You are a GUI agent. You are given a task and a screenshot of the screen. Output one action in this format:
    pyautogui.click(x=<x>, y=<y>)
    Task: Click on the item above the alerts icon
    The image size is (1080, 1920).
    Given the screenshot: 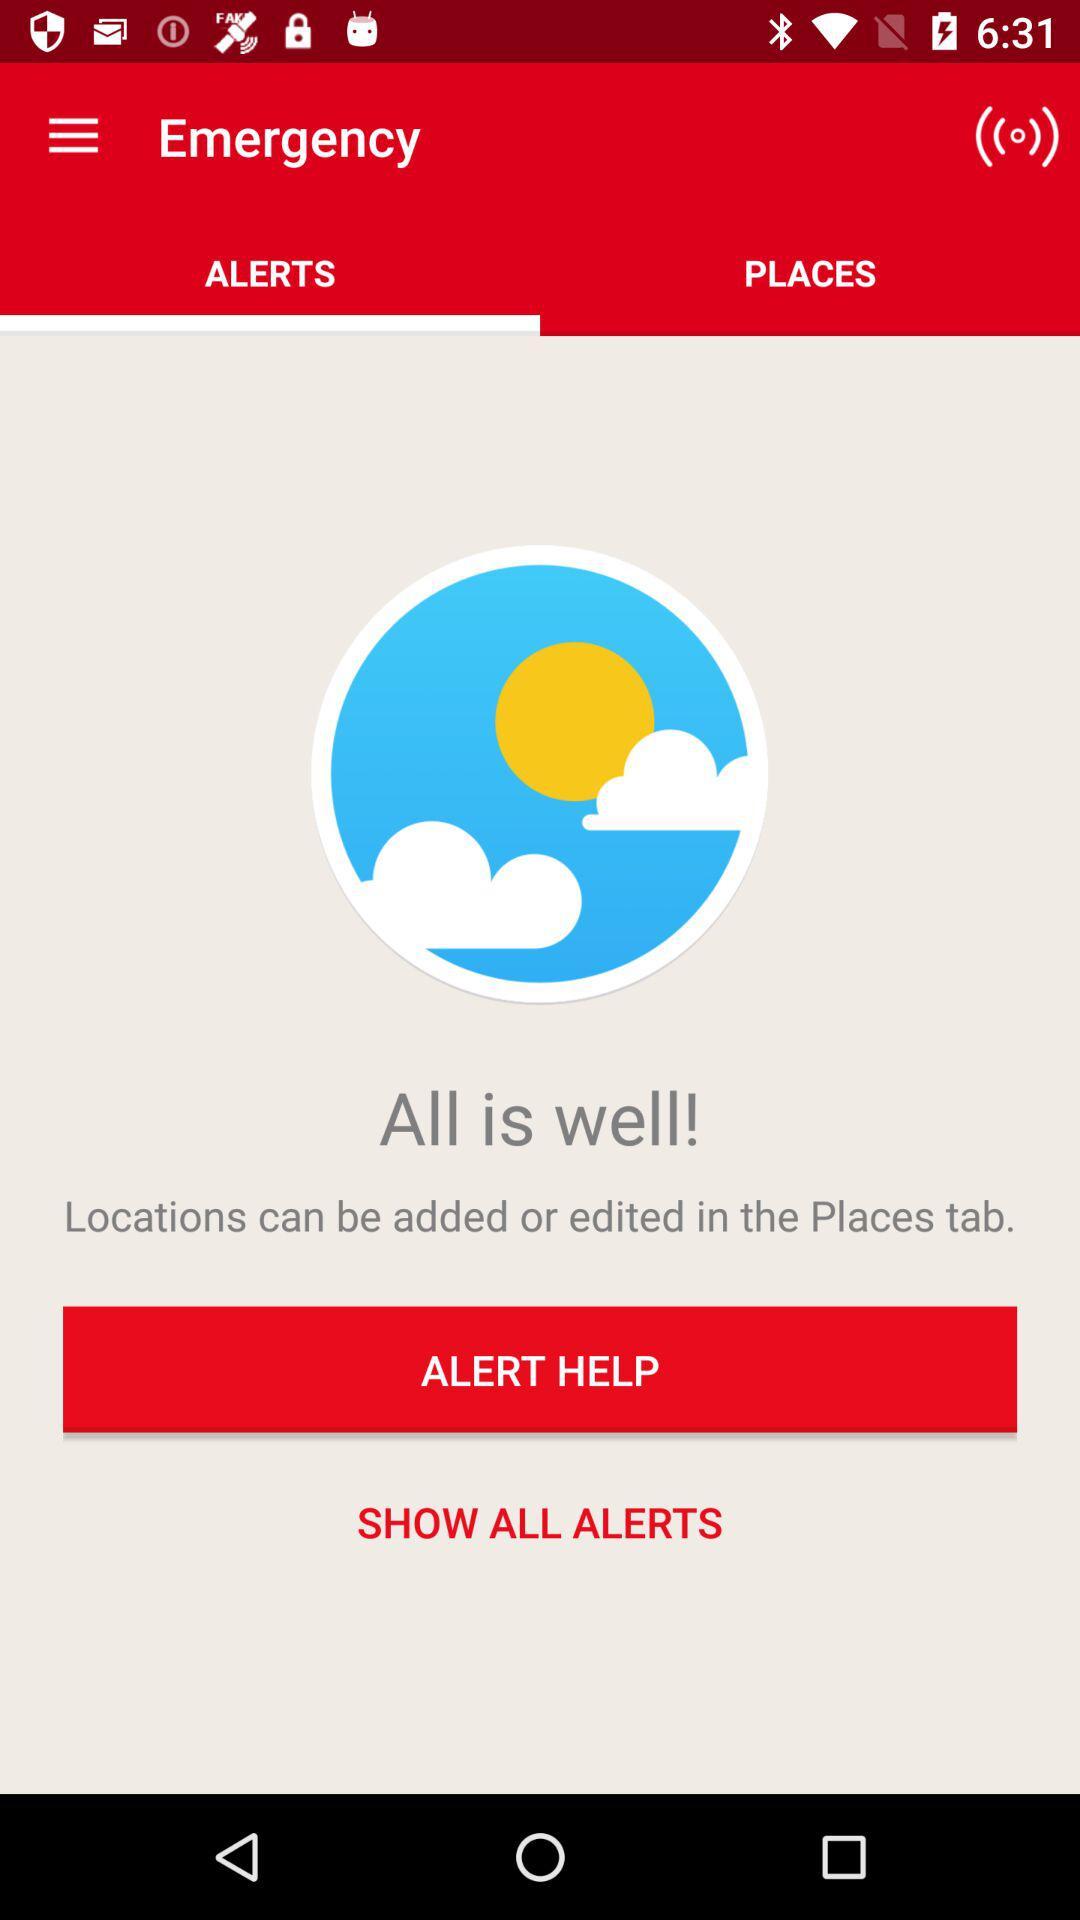 What is the action you would take?
    pyautogui.click(x=72, y=135)
    